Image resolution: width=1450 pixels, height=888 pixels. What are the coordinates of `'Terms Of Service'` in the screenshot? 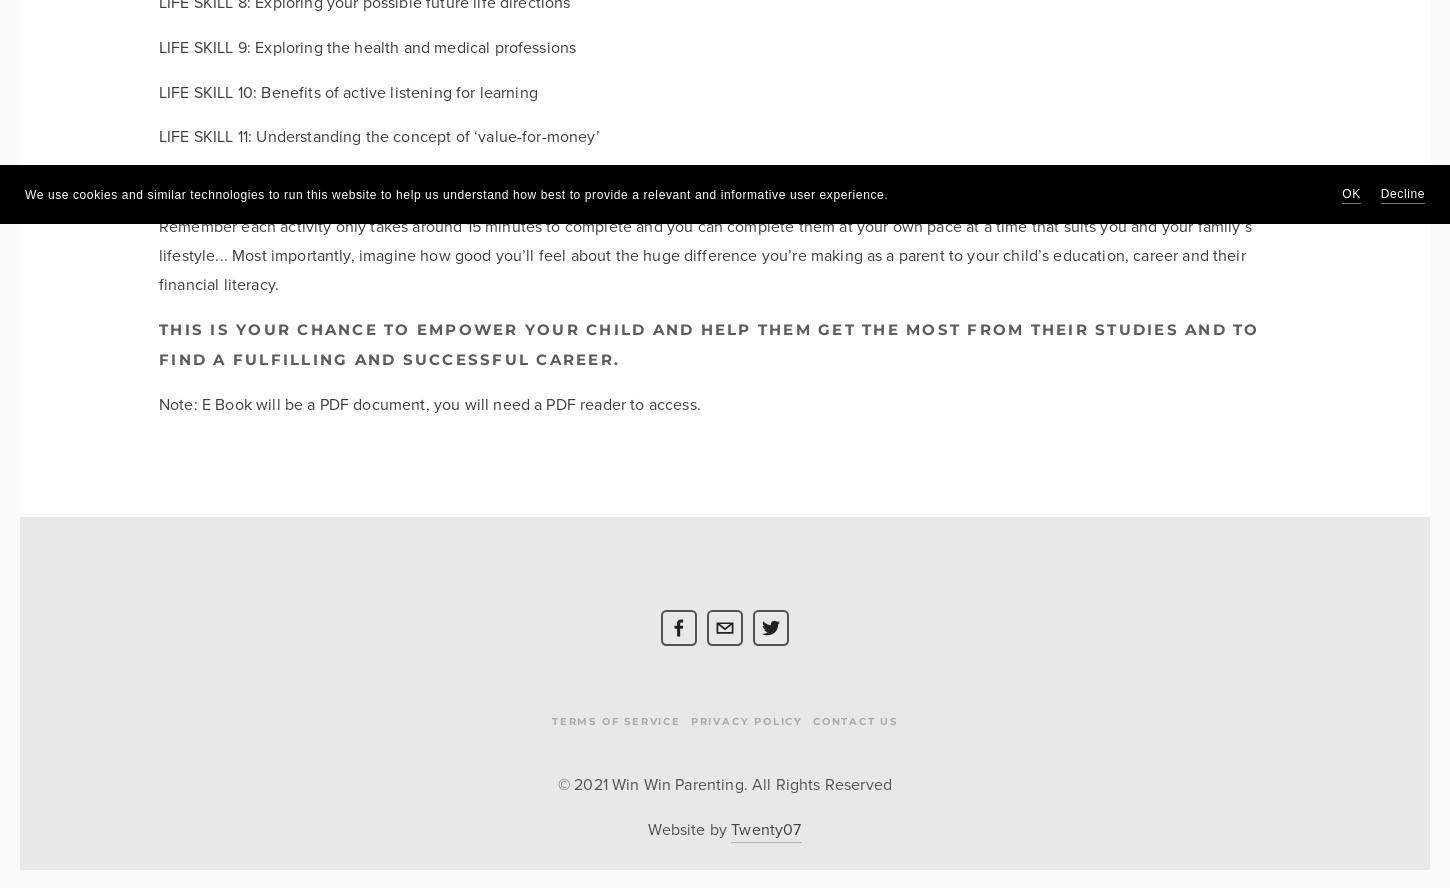 It's located at (551, 721).